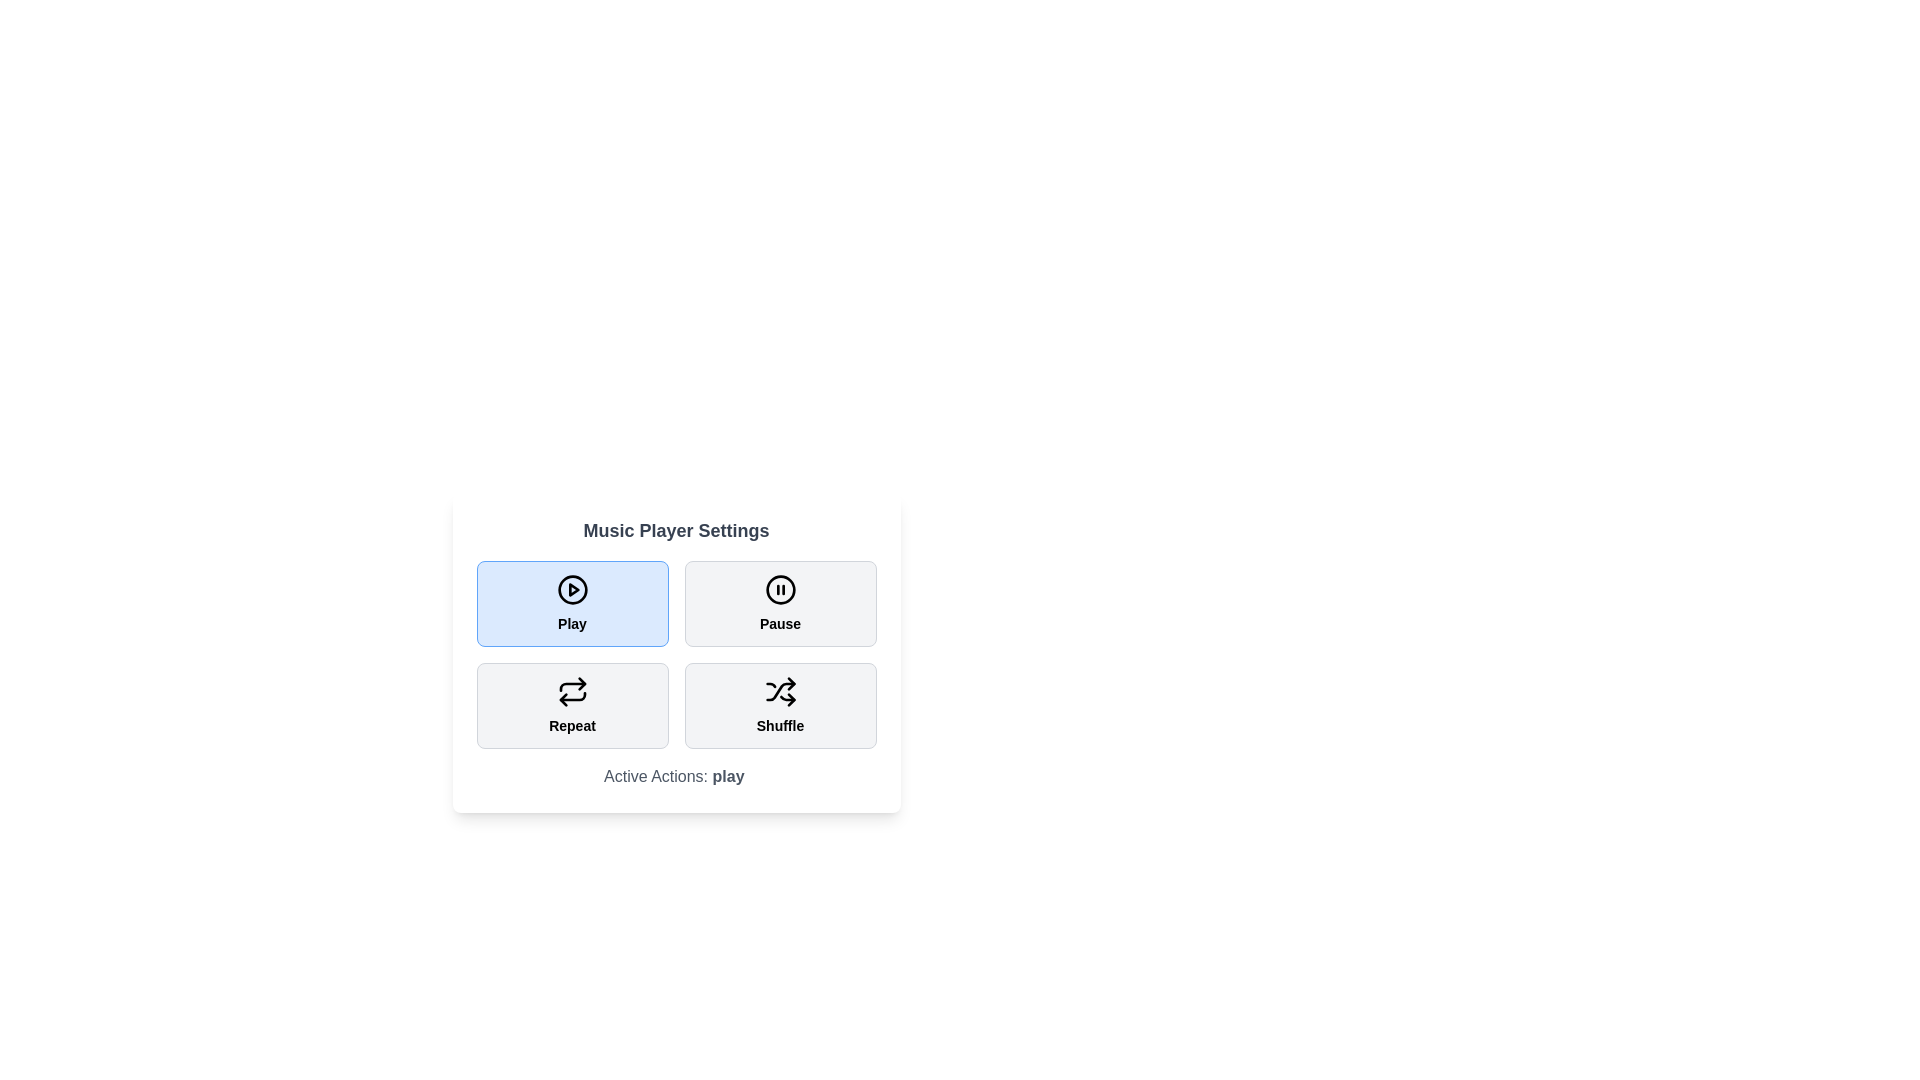  Describe the element at coordinates (571, 704) in the screenshot. I see `the Repeat button to toggle the repeat action` at that location.